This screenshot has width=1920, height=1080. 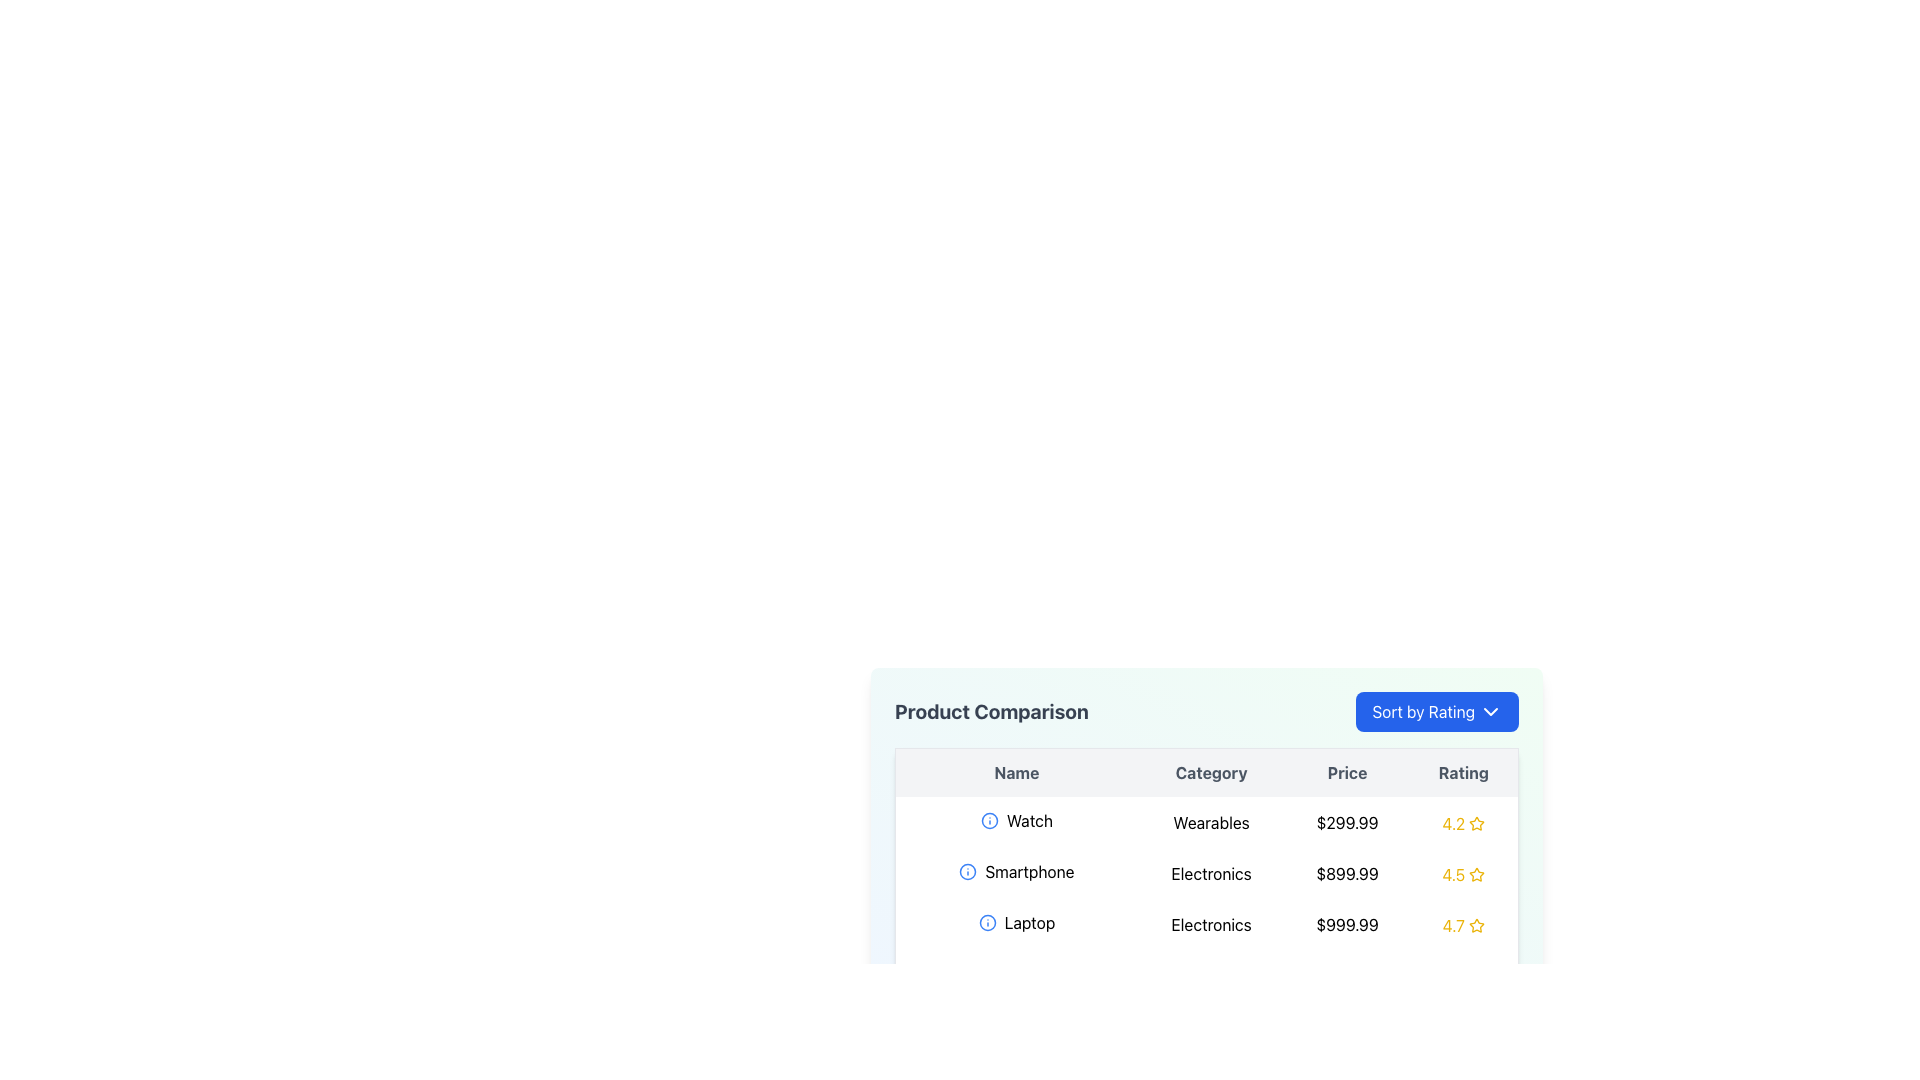 I want to click on the label for the product 'Watch', which is the first item under the 'Name' column in the table layout, so click(x=1016, y=821).